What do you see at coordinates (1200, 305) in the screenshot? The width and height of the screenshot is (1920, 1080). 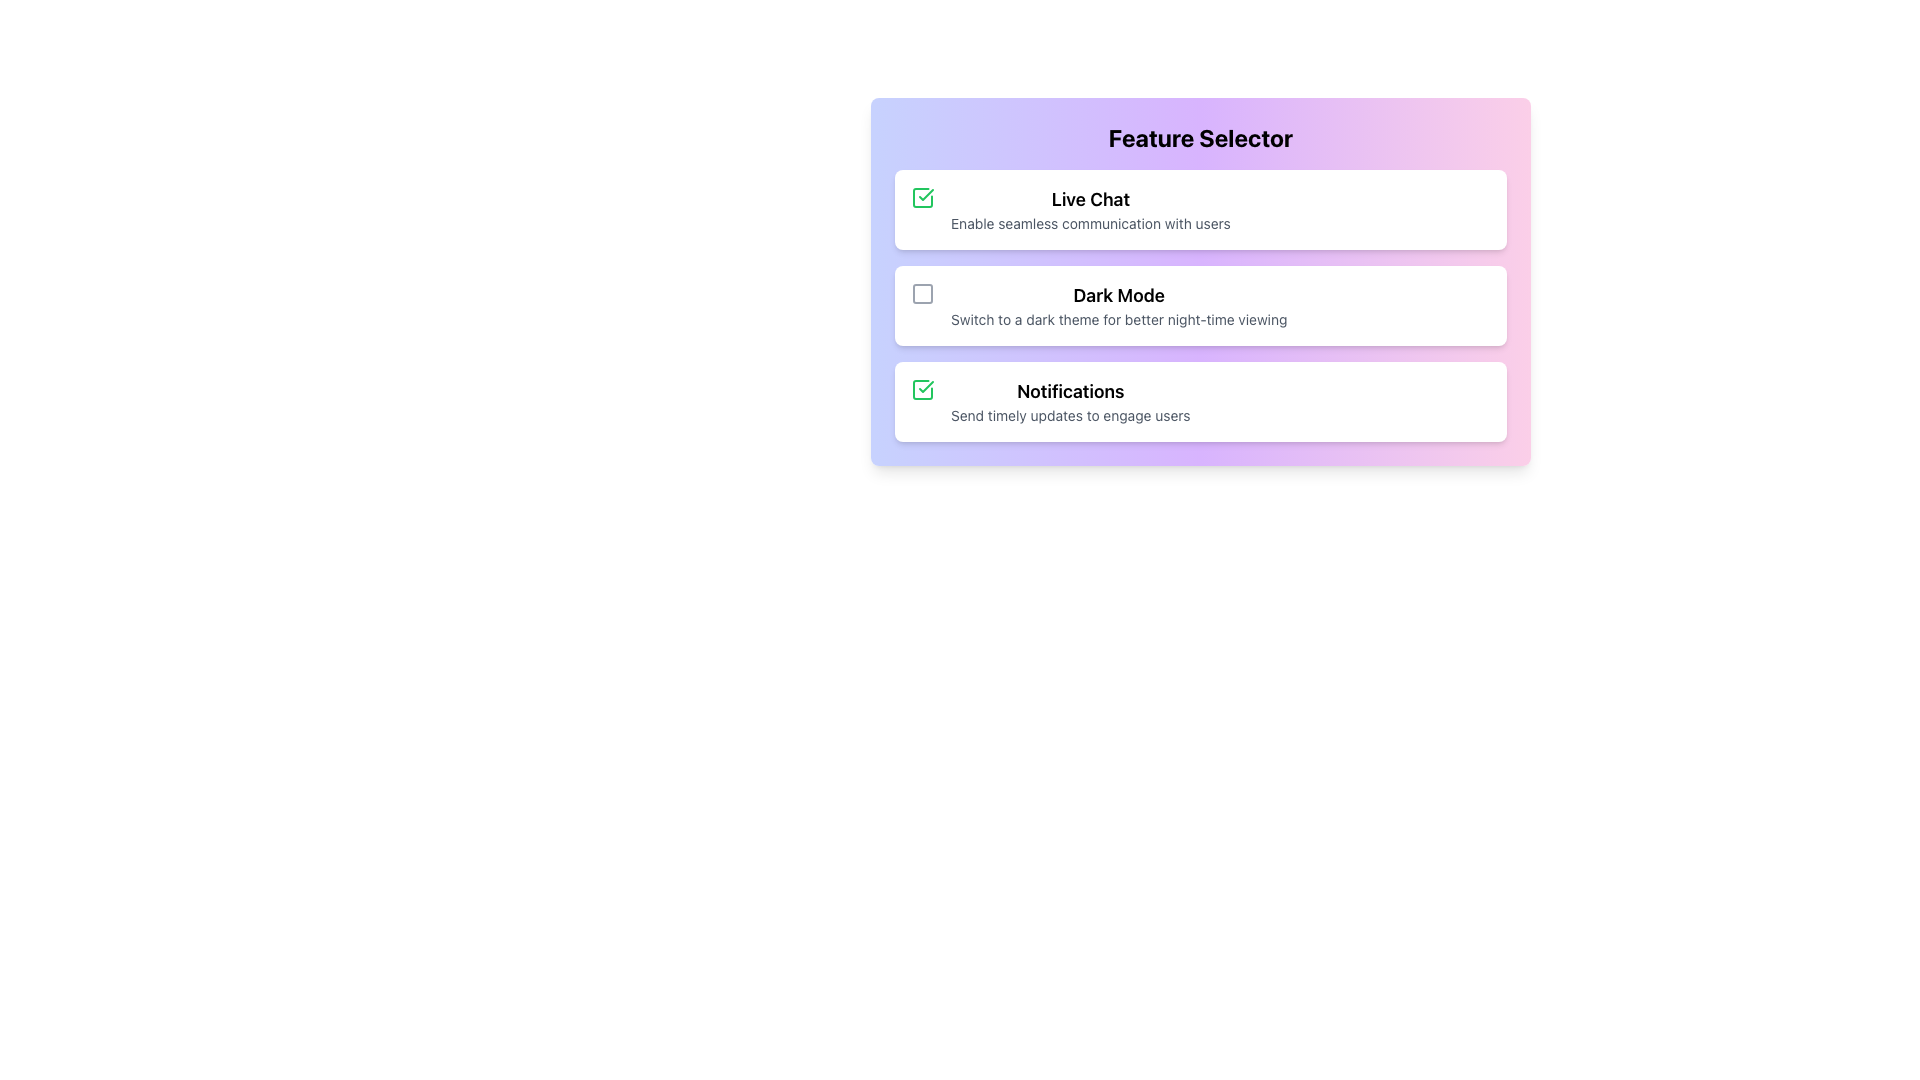 I see `the checkbox on the second Option card in the list` at bounding box center [1200, 305].